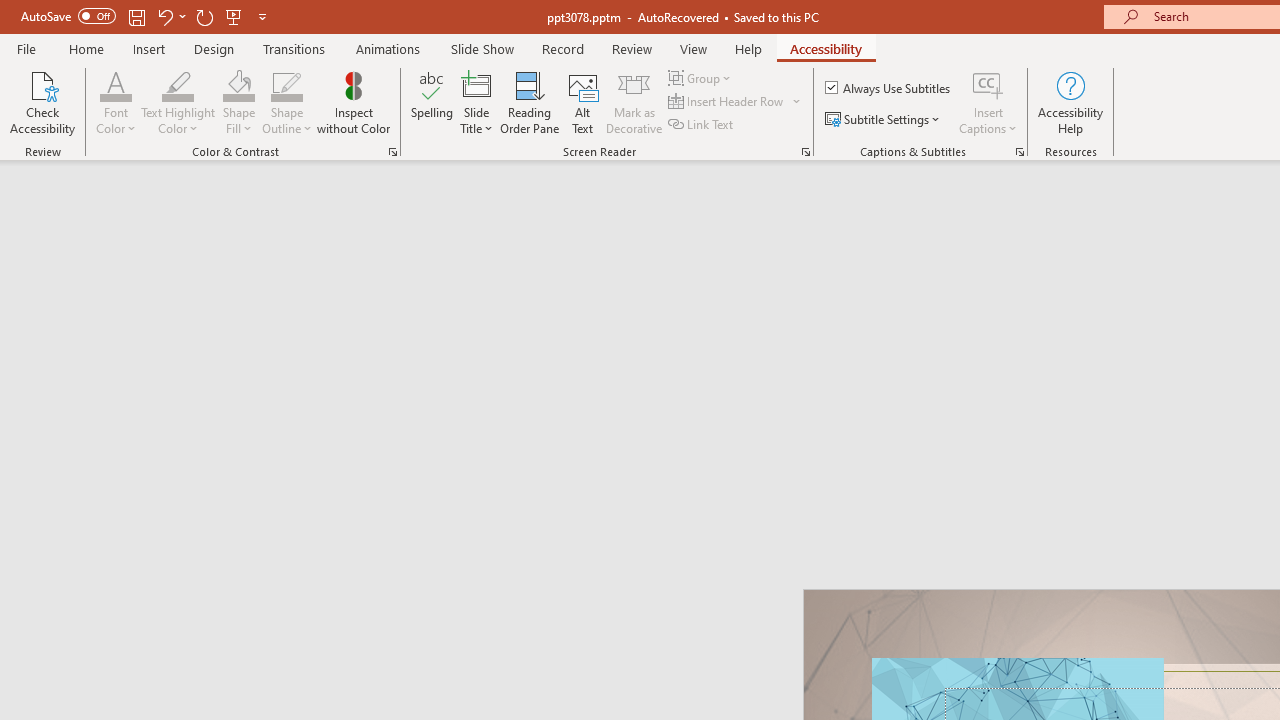 This screenshot has height=720, width=1280. I want to click on 'Captions & Subtitles', so click(1020, 150).